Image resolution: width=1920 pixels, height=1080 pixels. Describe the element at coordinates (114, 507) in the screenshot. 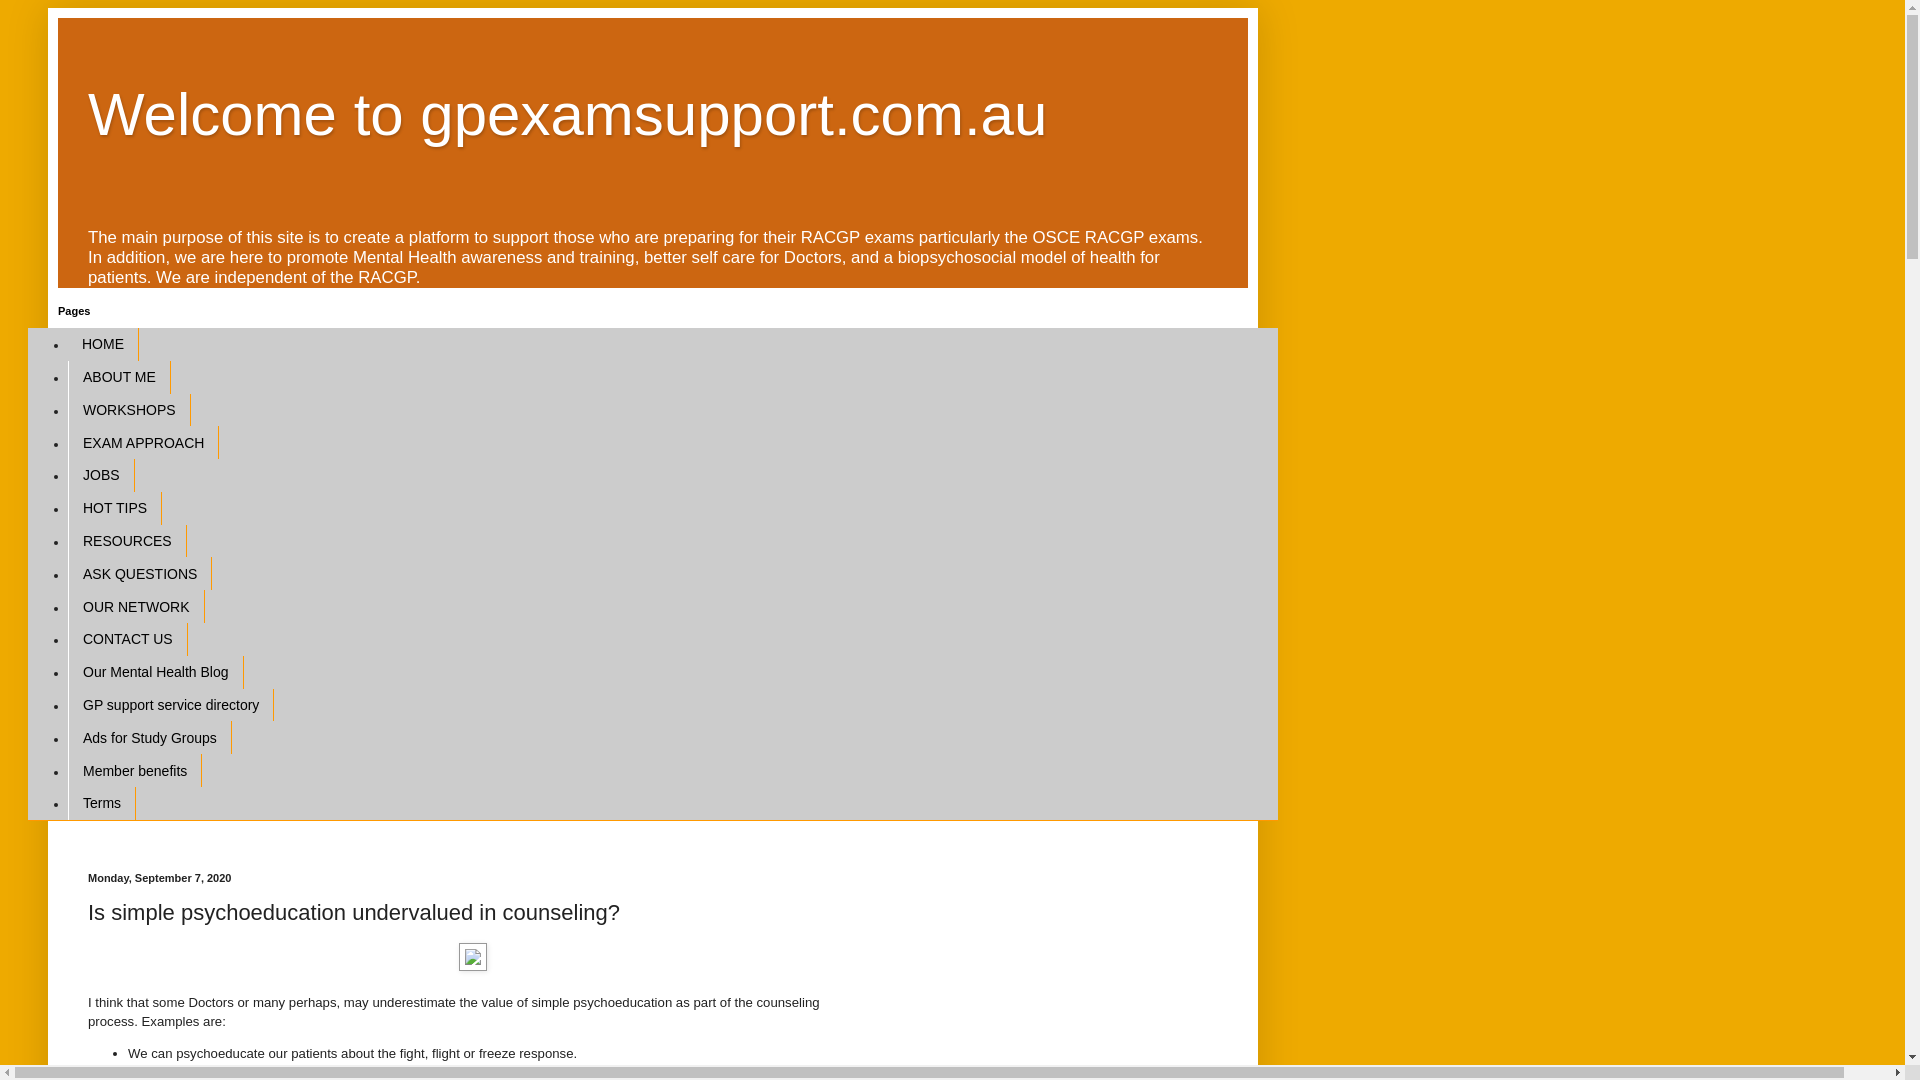

I see `'HOT TIPS'` at that location.